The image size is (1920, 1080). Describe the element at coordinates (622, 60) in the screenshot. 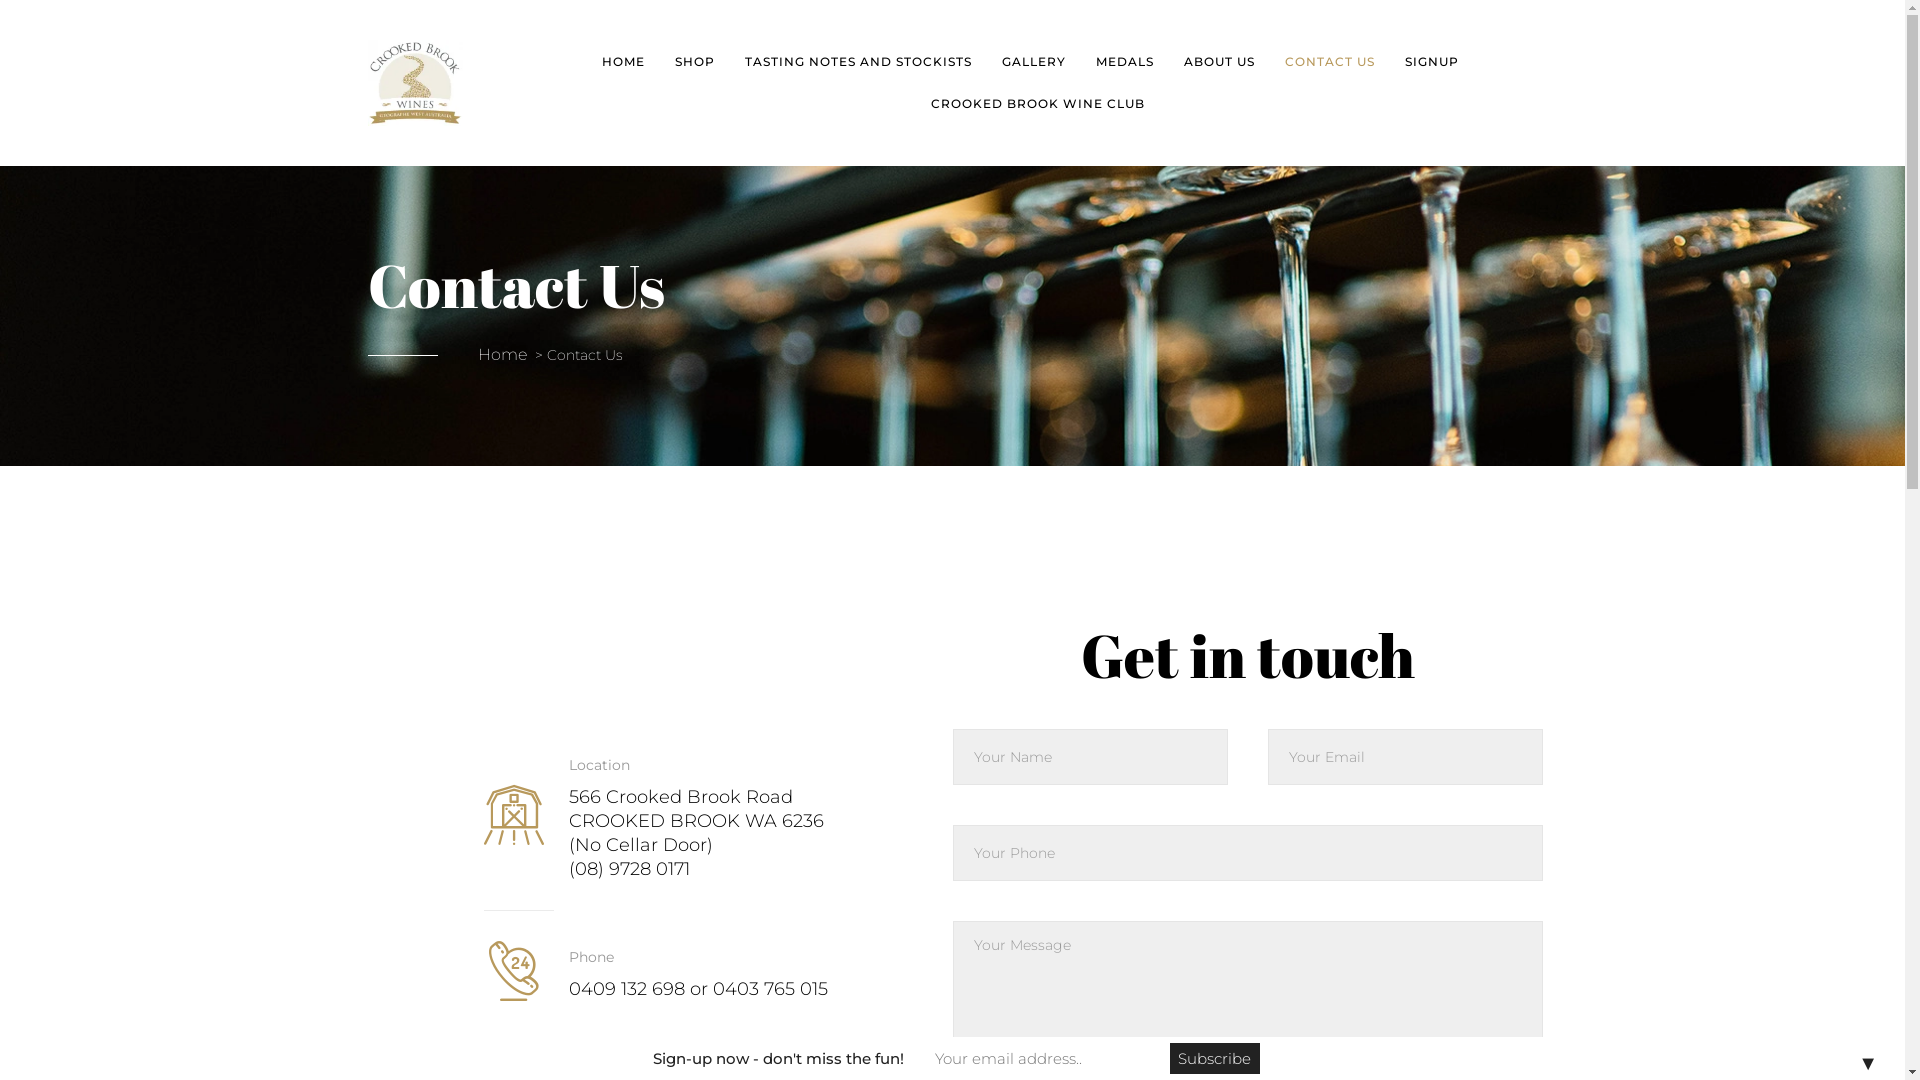

I see `'HOME'` at that location.